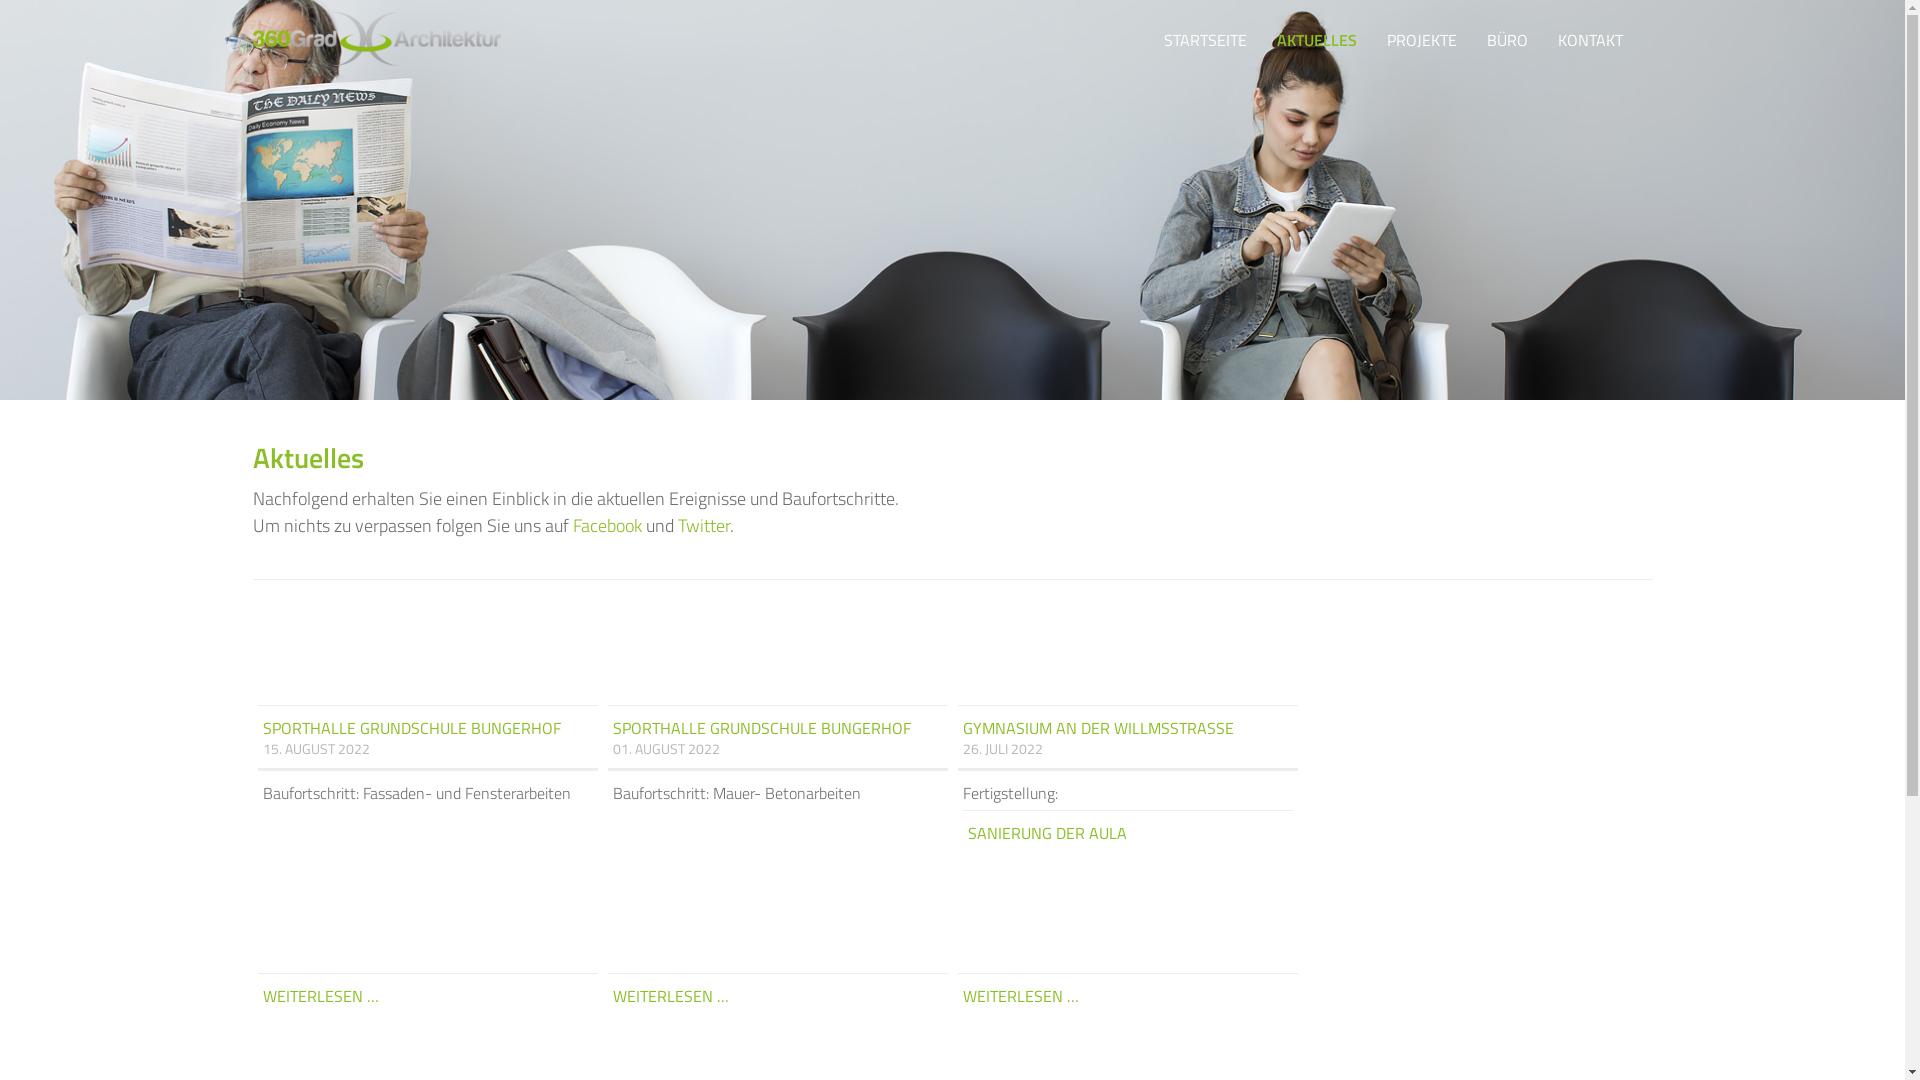 The image size is (1920, 1080). Describe the element at coordinates (605, 524) in the screenshot. I see `'Facebook'` at that location.